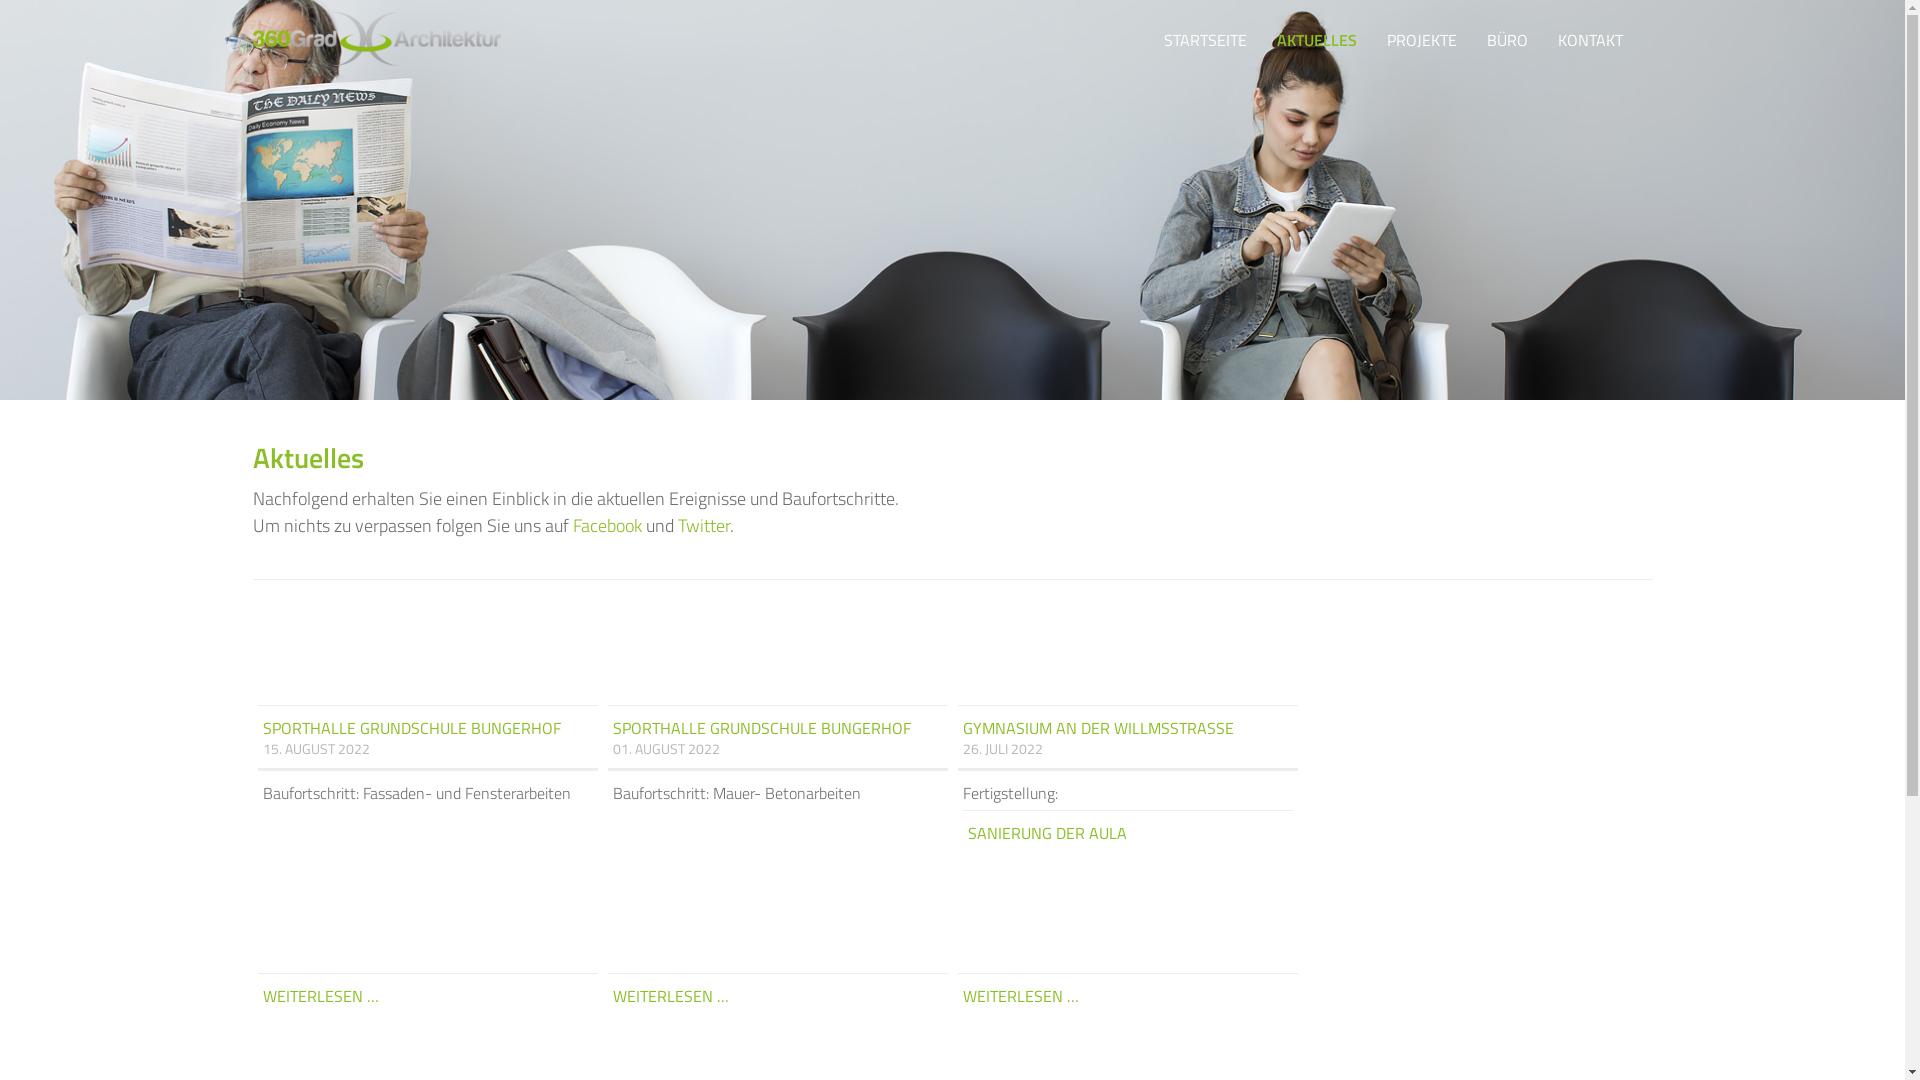 The image size is (1920, 1080). Describe the element at coordinates (605, 524) in the screenshot. I see `'Facebook'` at that location.